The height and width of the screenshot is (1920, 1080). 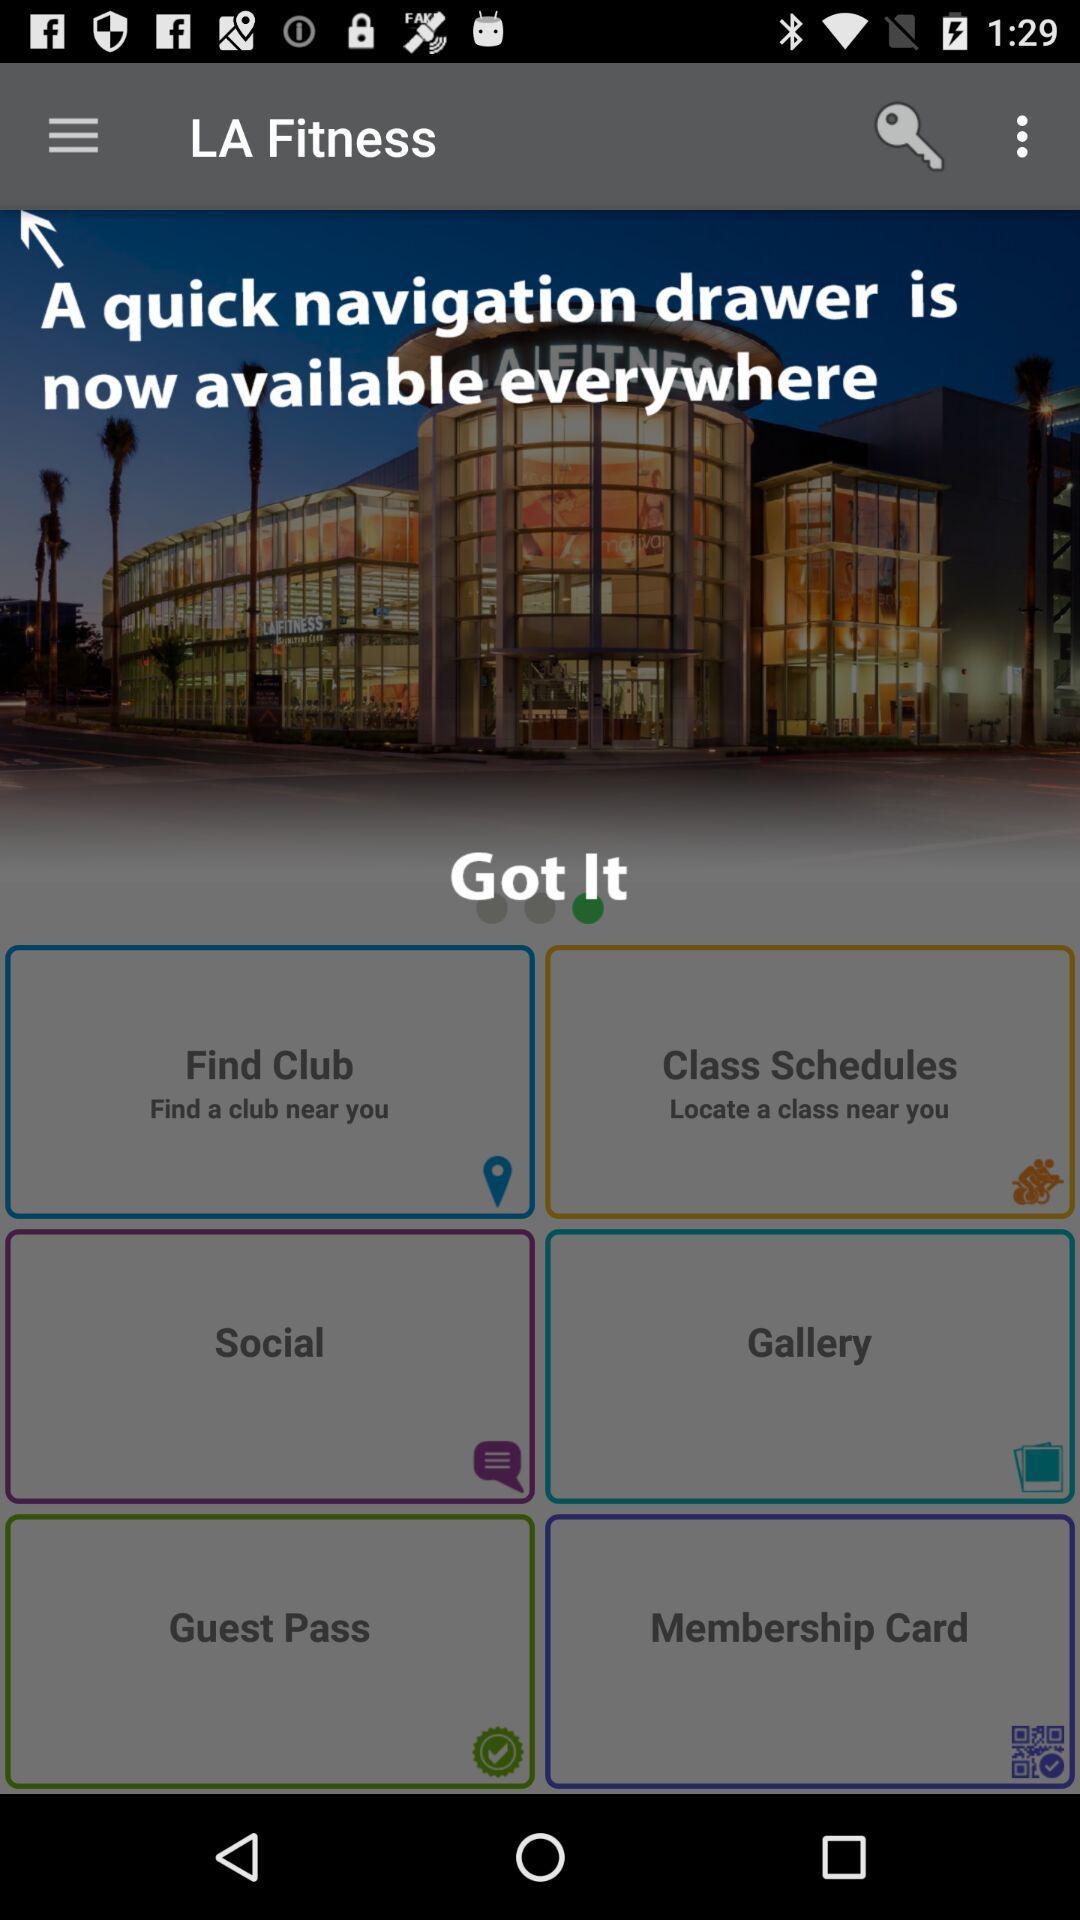 What do you see at coordinates (496, 1467) in the screenshot?
I see `the chat icon which is below got it on the page` at bounding box center [496, 1467].